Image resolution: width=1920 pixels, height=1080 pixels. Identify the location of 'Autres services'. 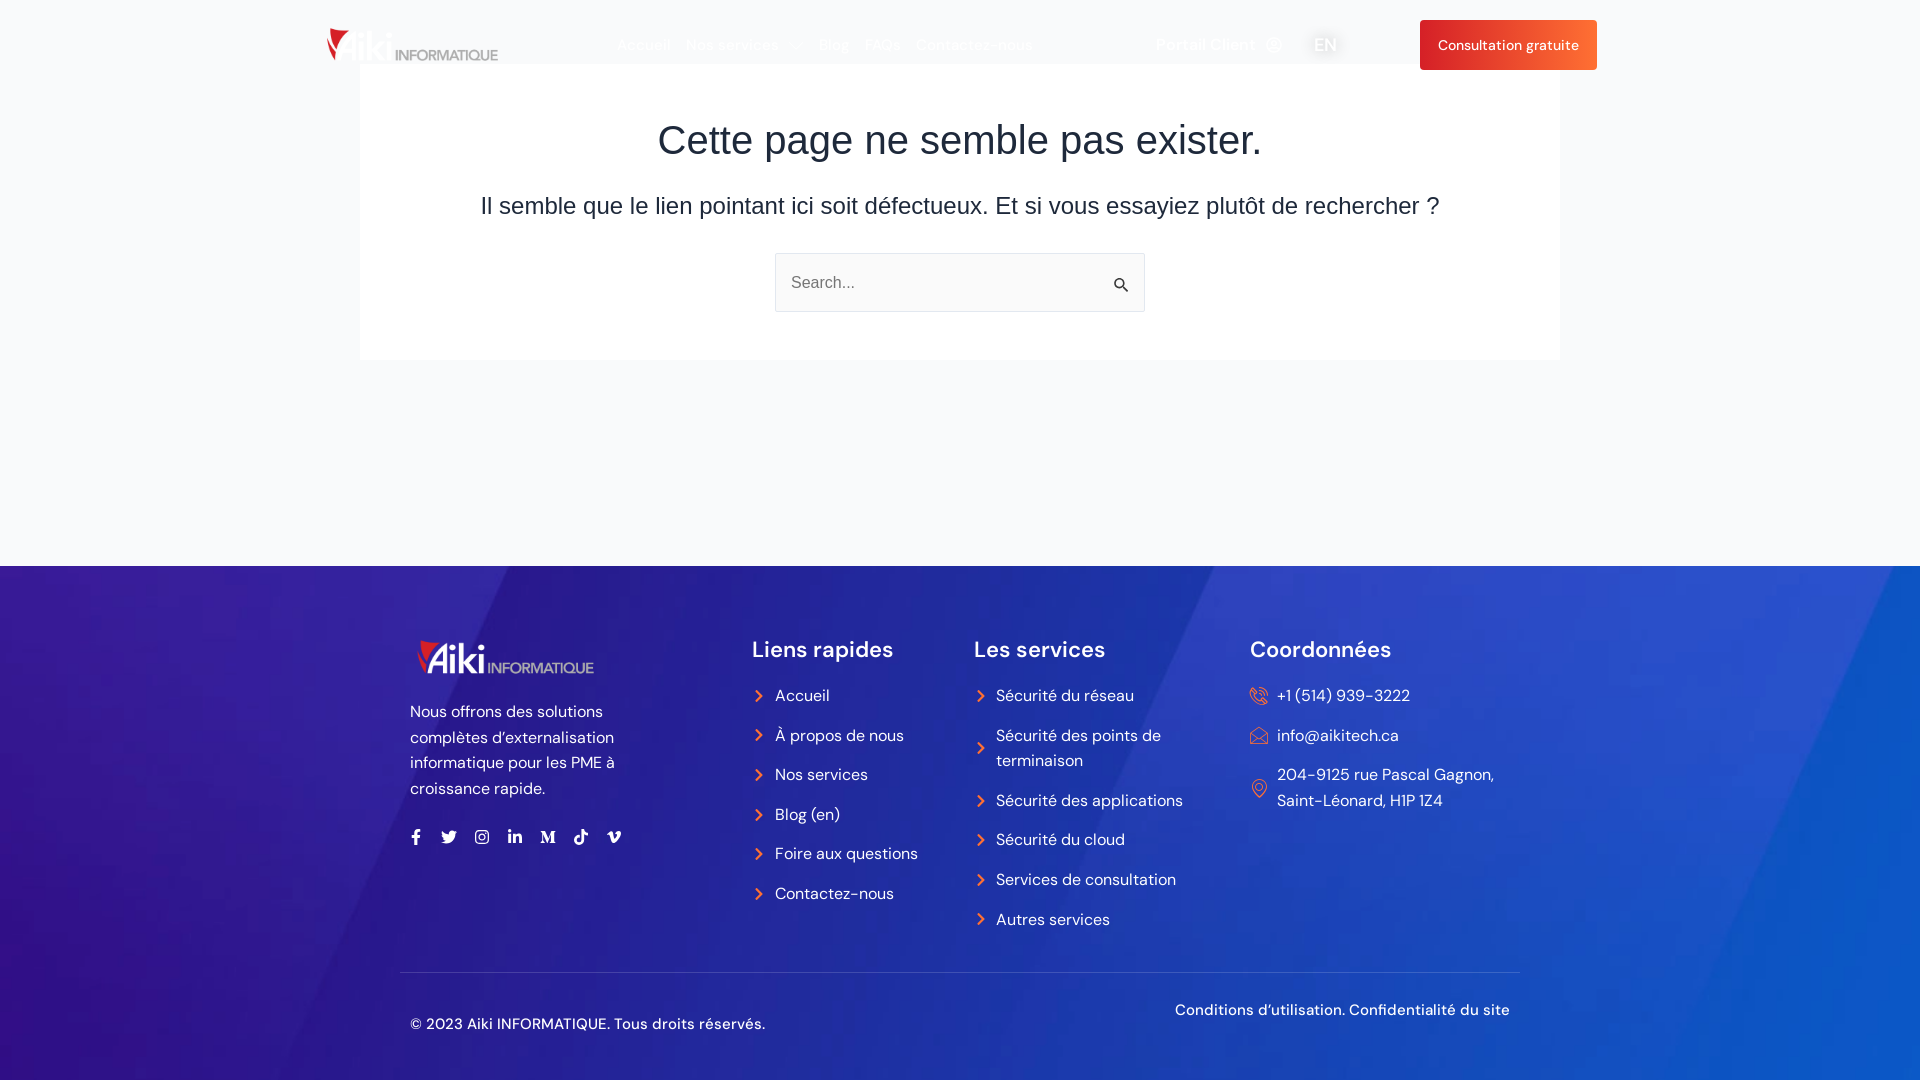
(1101, 920).